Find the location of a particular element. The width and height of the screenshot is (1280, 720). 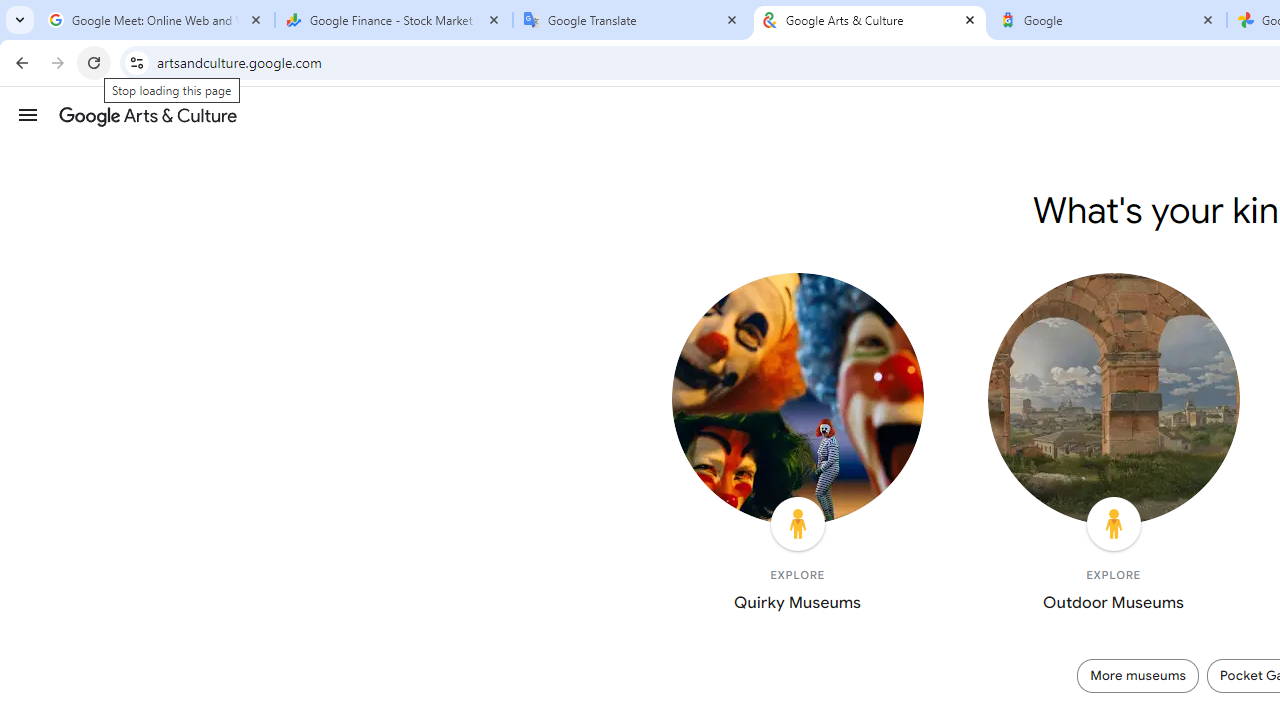

'EXPLORE Quirky Museums' is located at coordinates (796, 446).